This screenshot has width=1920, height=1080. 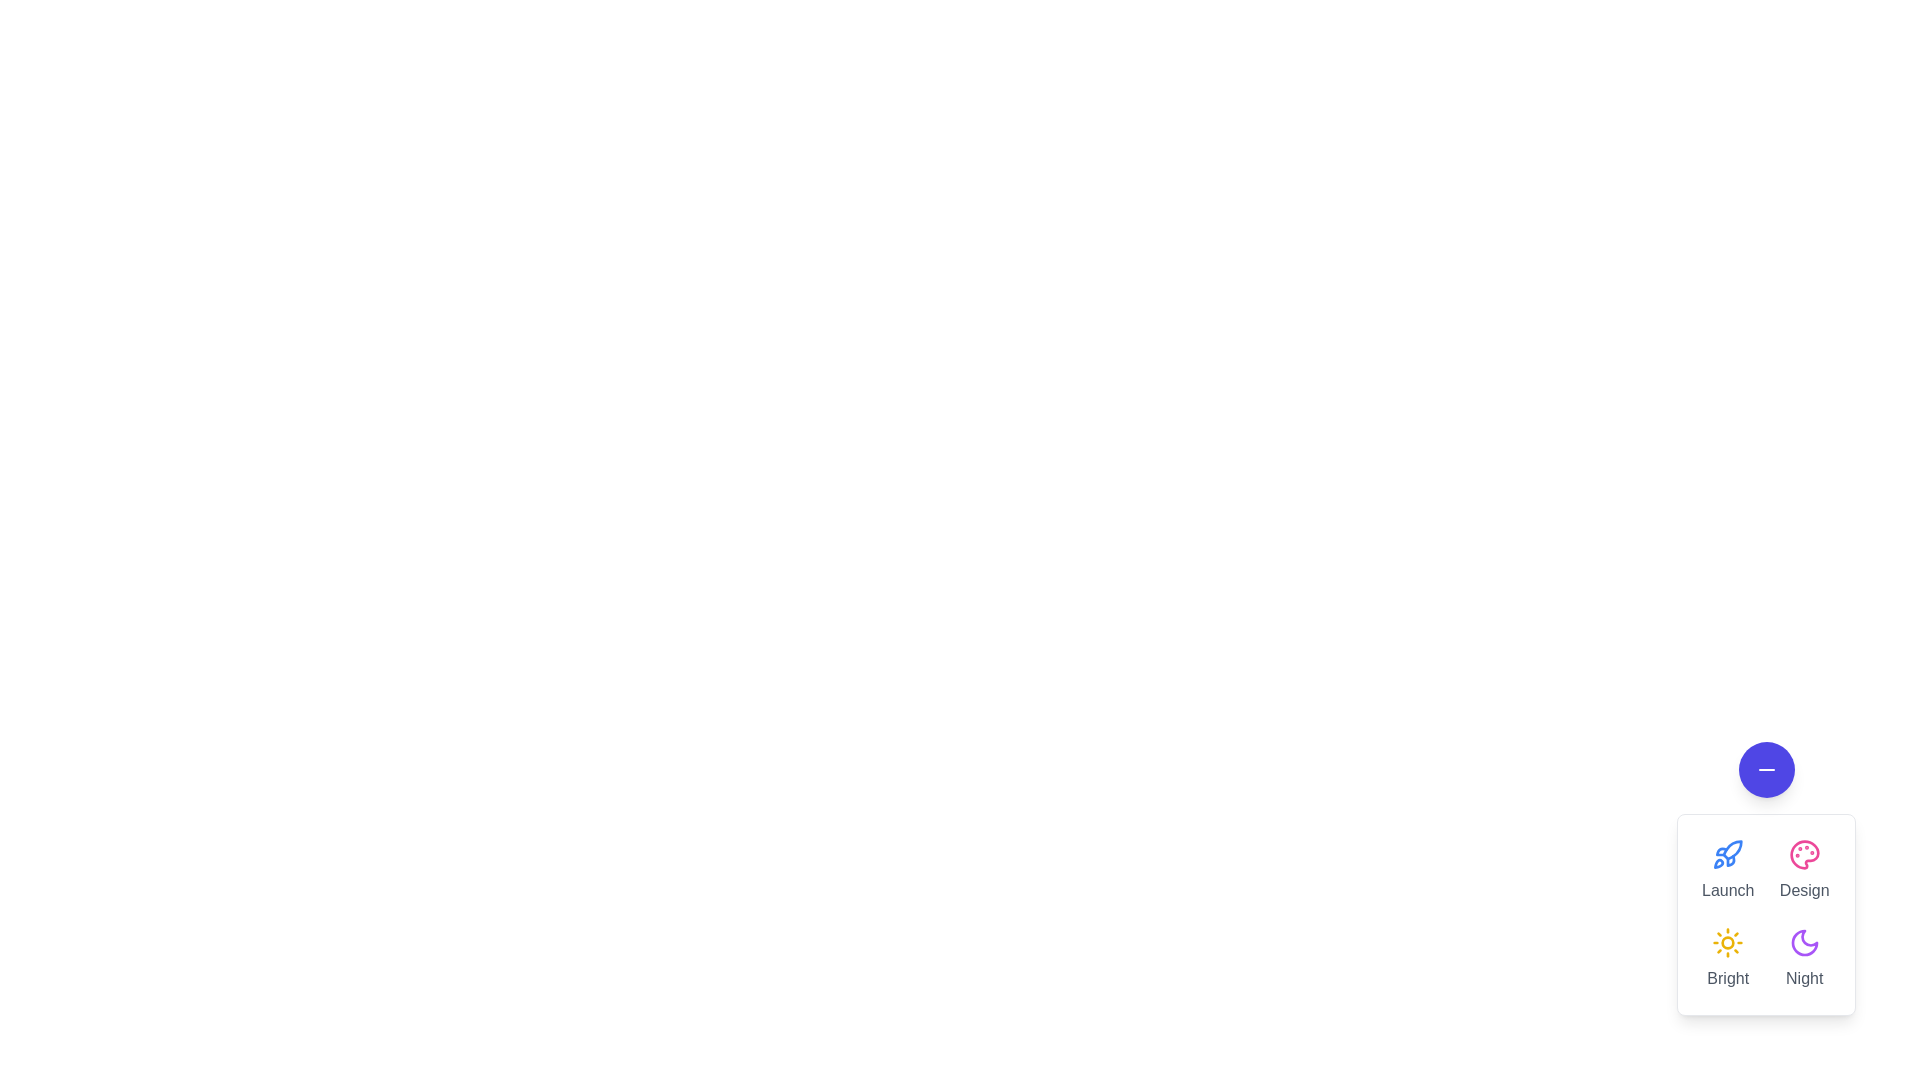 What do you see at coordinates (1804, 870) in the screenshot?
I see `the 'Design' button` at bounding box center [1804, 870].